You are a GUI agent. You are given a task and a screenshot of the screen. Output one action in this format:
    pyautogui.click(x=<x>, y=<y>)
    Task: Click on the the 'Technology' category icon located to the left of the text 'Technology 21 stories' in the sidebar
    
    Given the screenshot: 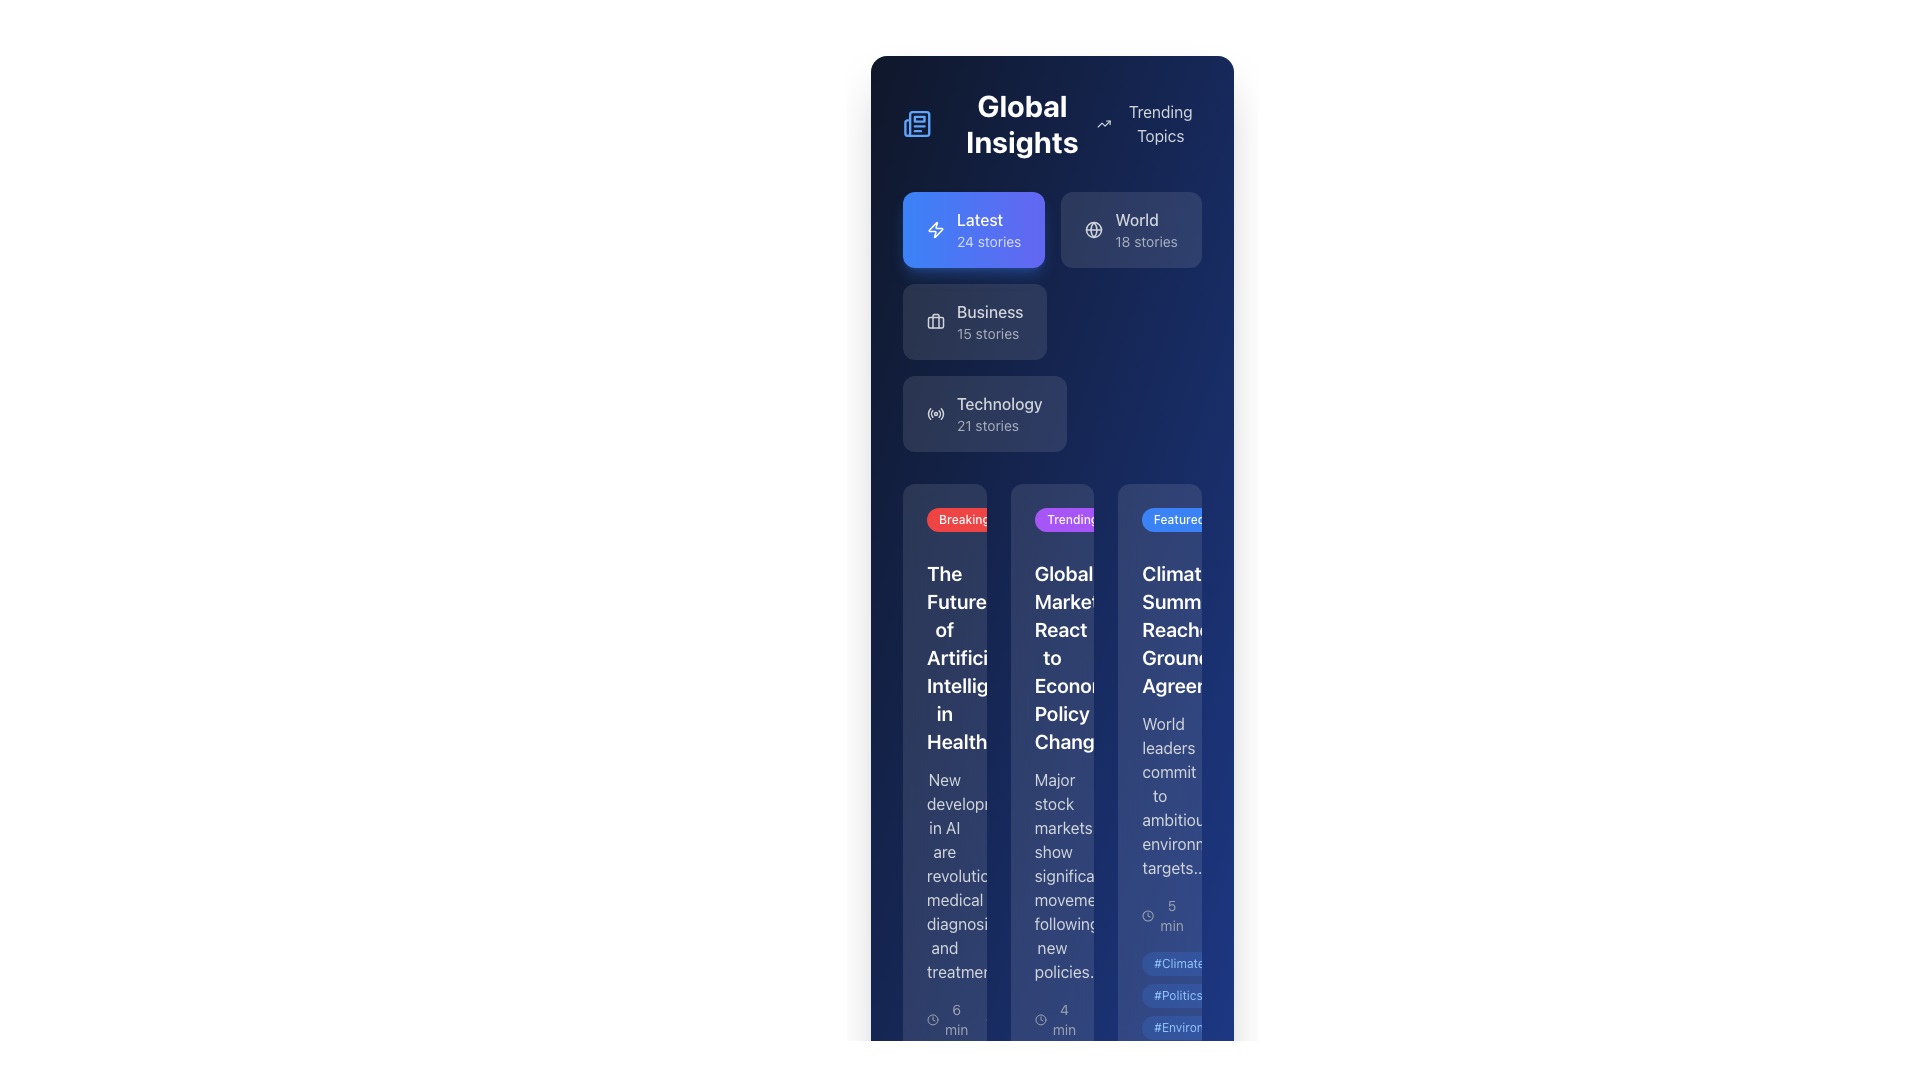 What is the action you would take?
    pyautogui.click(x=935, y=412)
    